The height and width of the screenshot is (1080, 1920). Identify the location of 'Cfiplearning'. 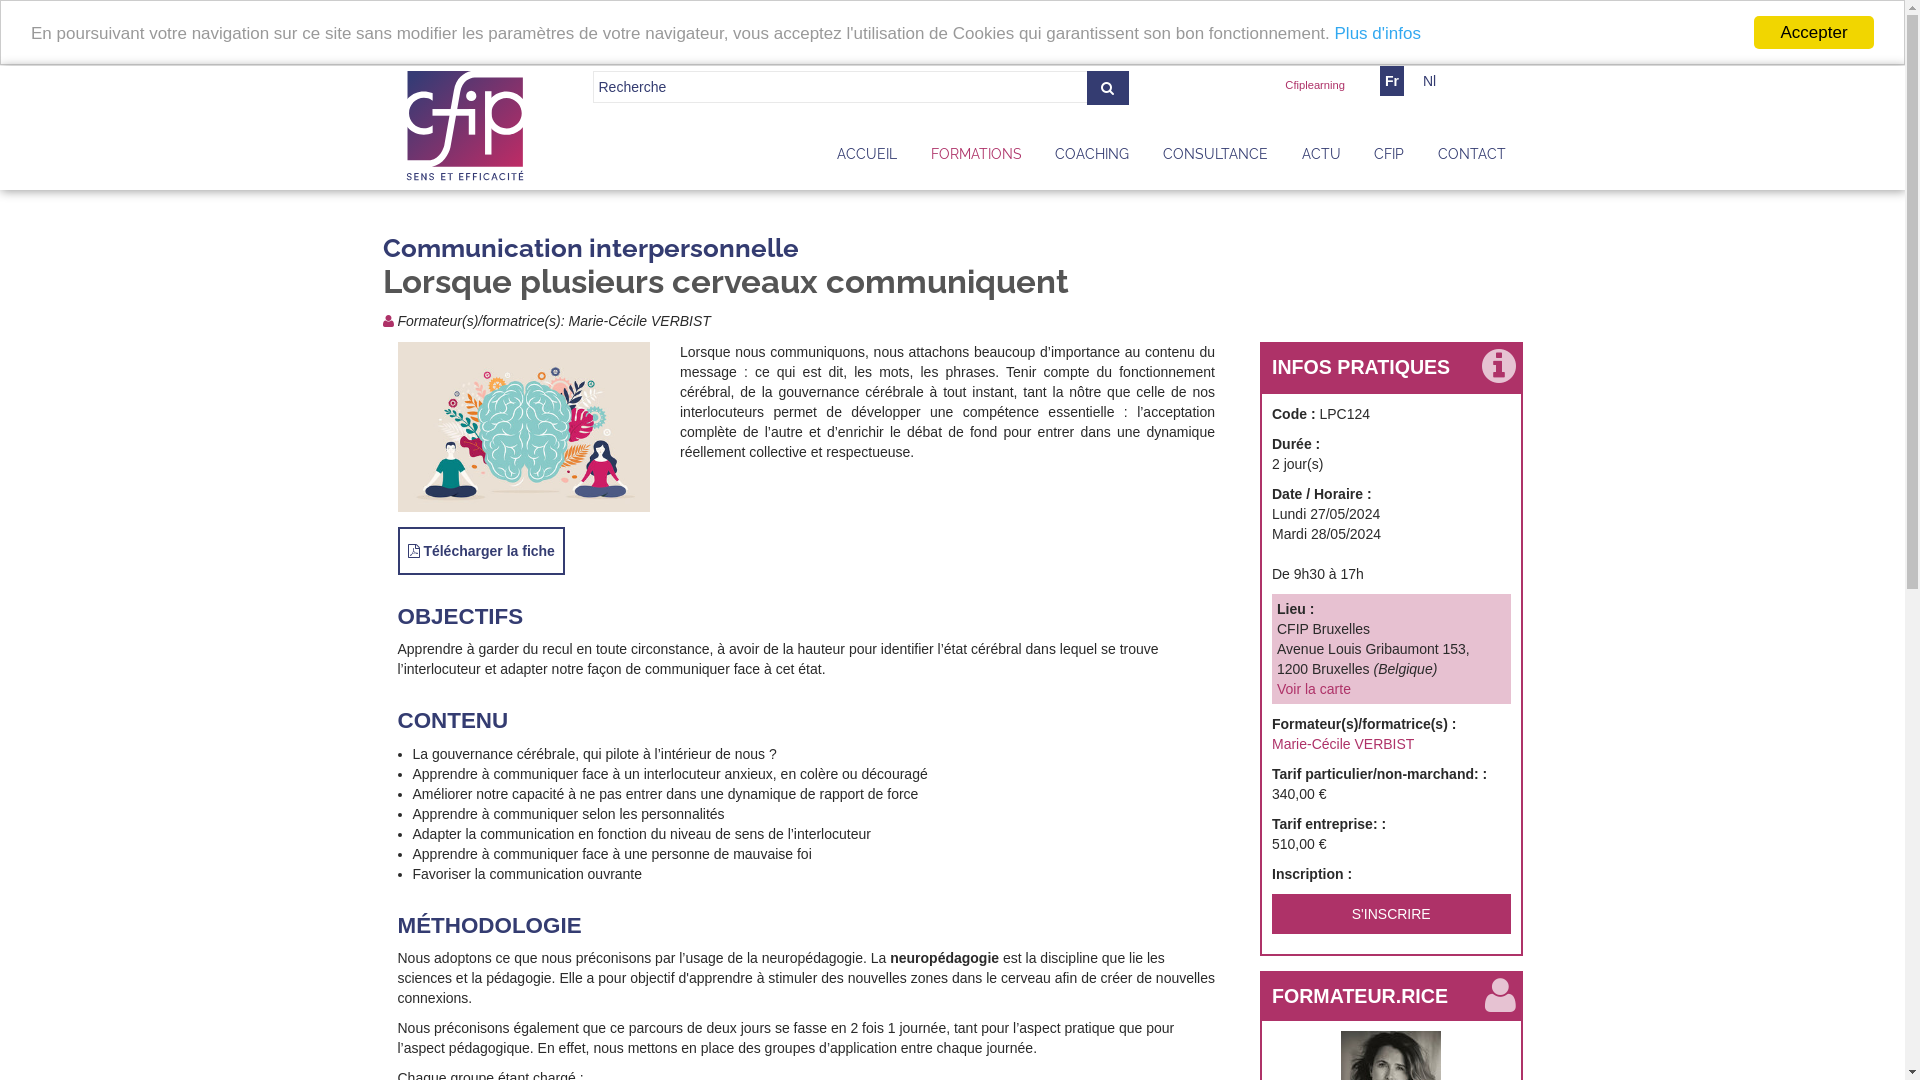
(1315, 83).